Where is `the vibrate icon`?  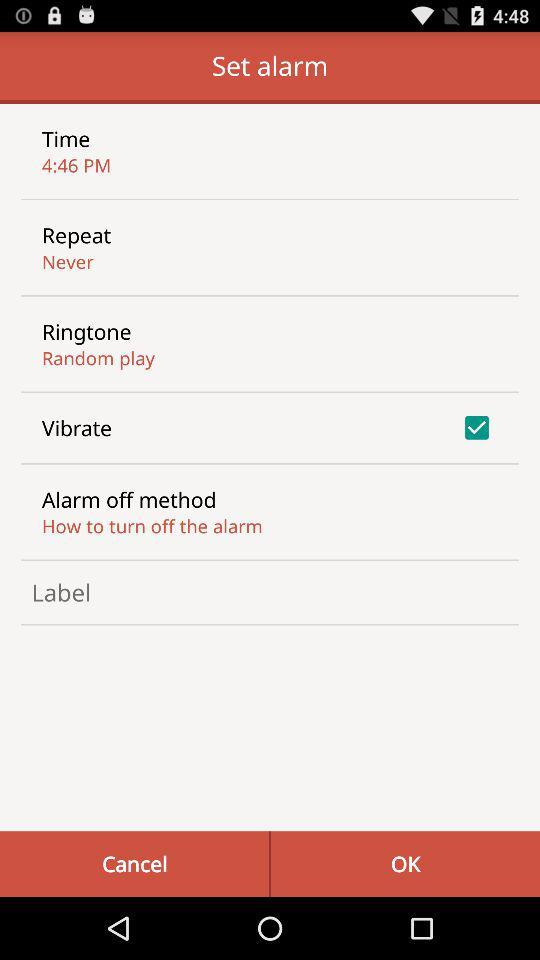 the vibrate icon is located at coordinates (76, 428).